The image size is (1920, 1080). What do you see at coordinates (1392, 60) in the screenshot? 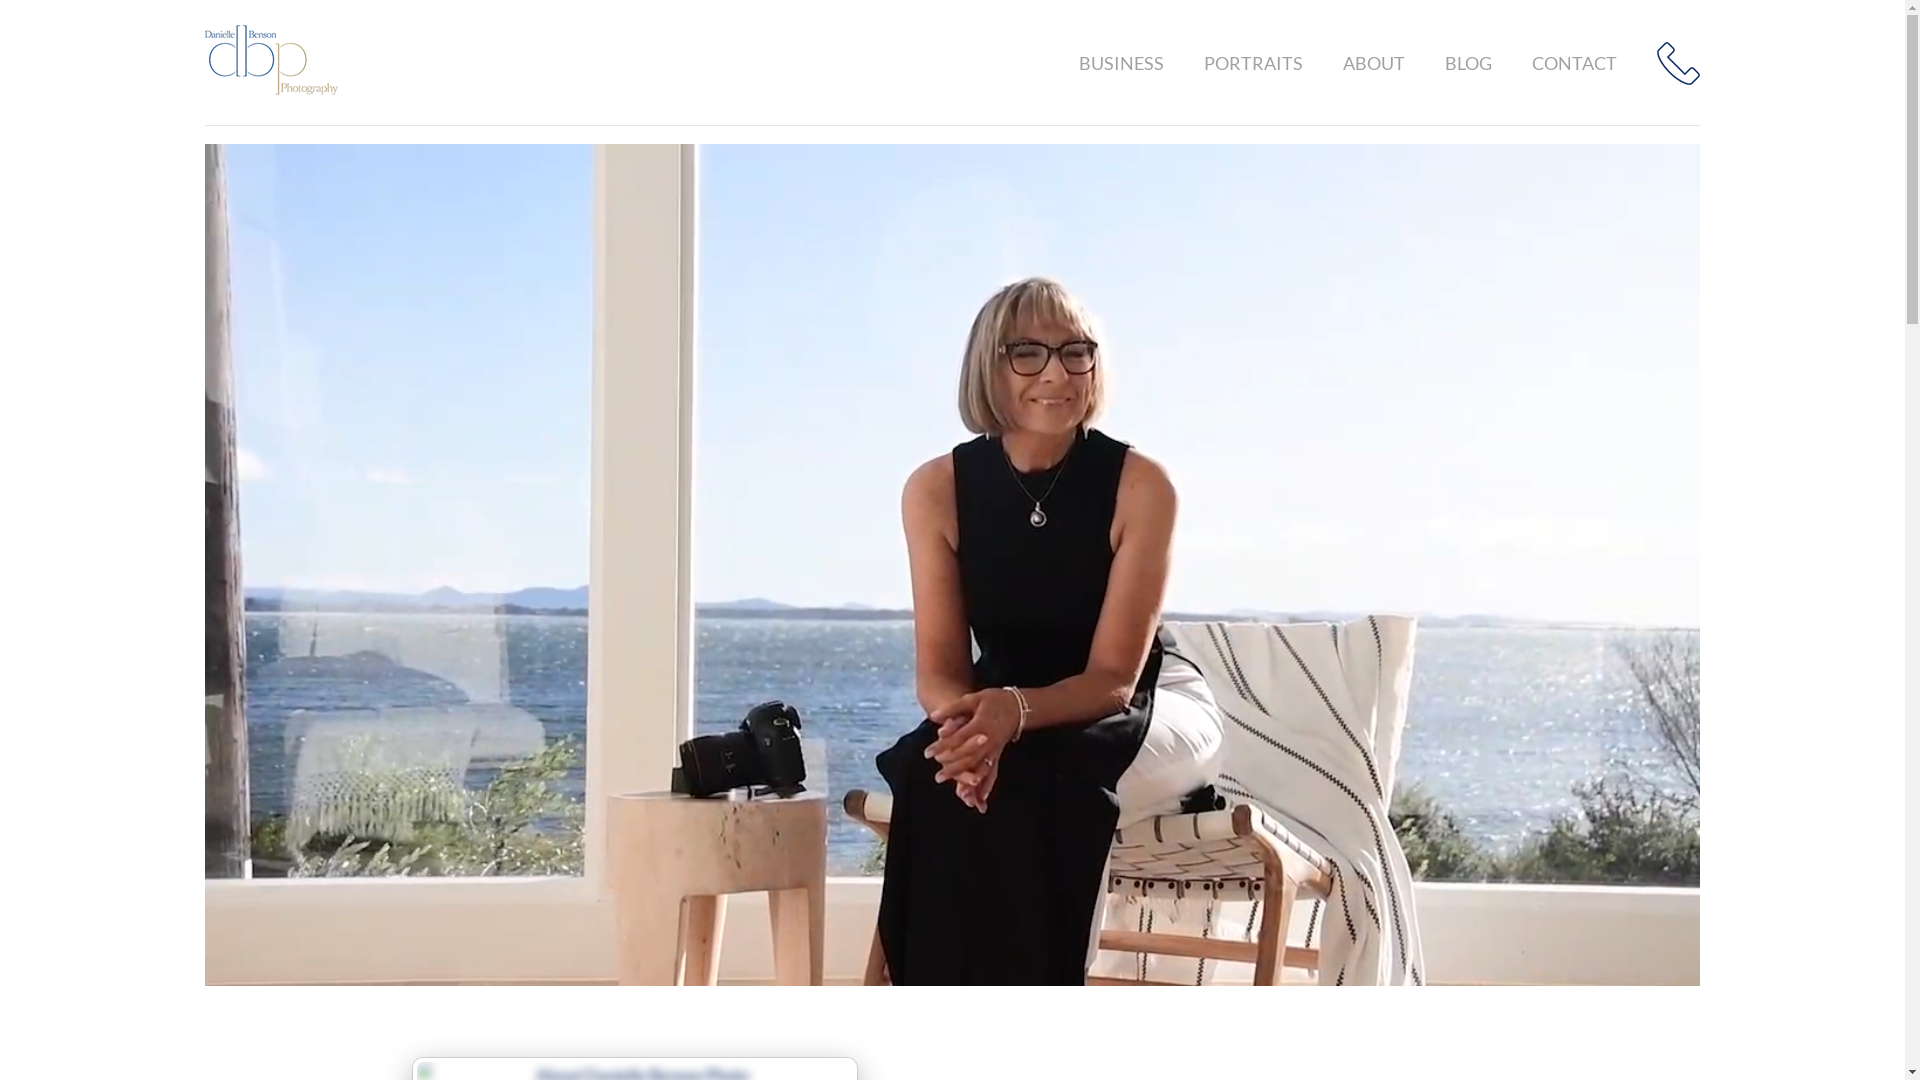
I see `'ABOUT'` at bounding box center [1392, 60].